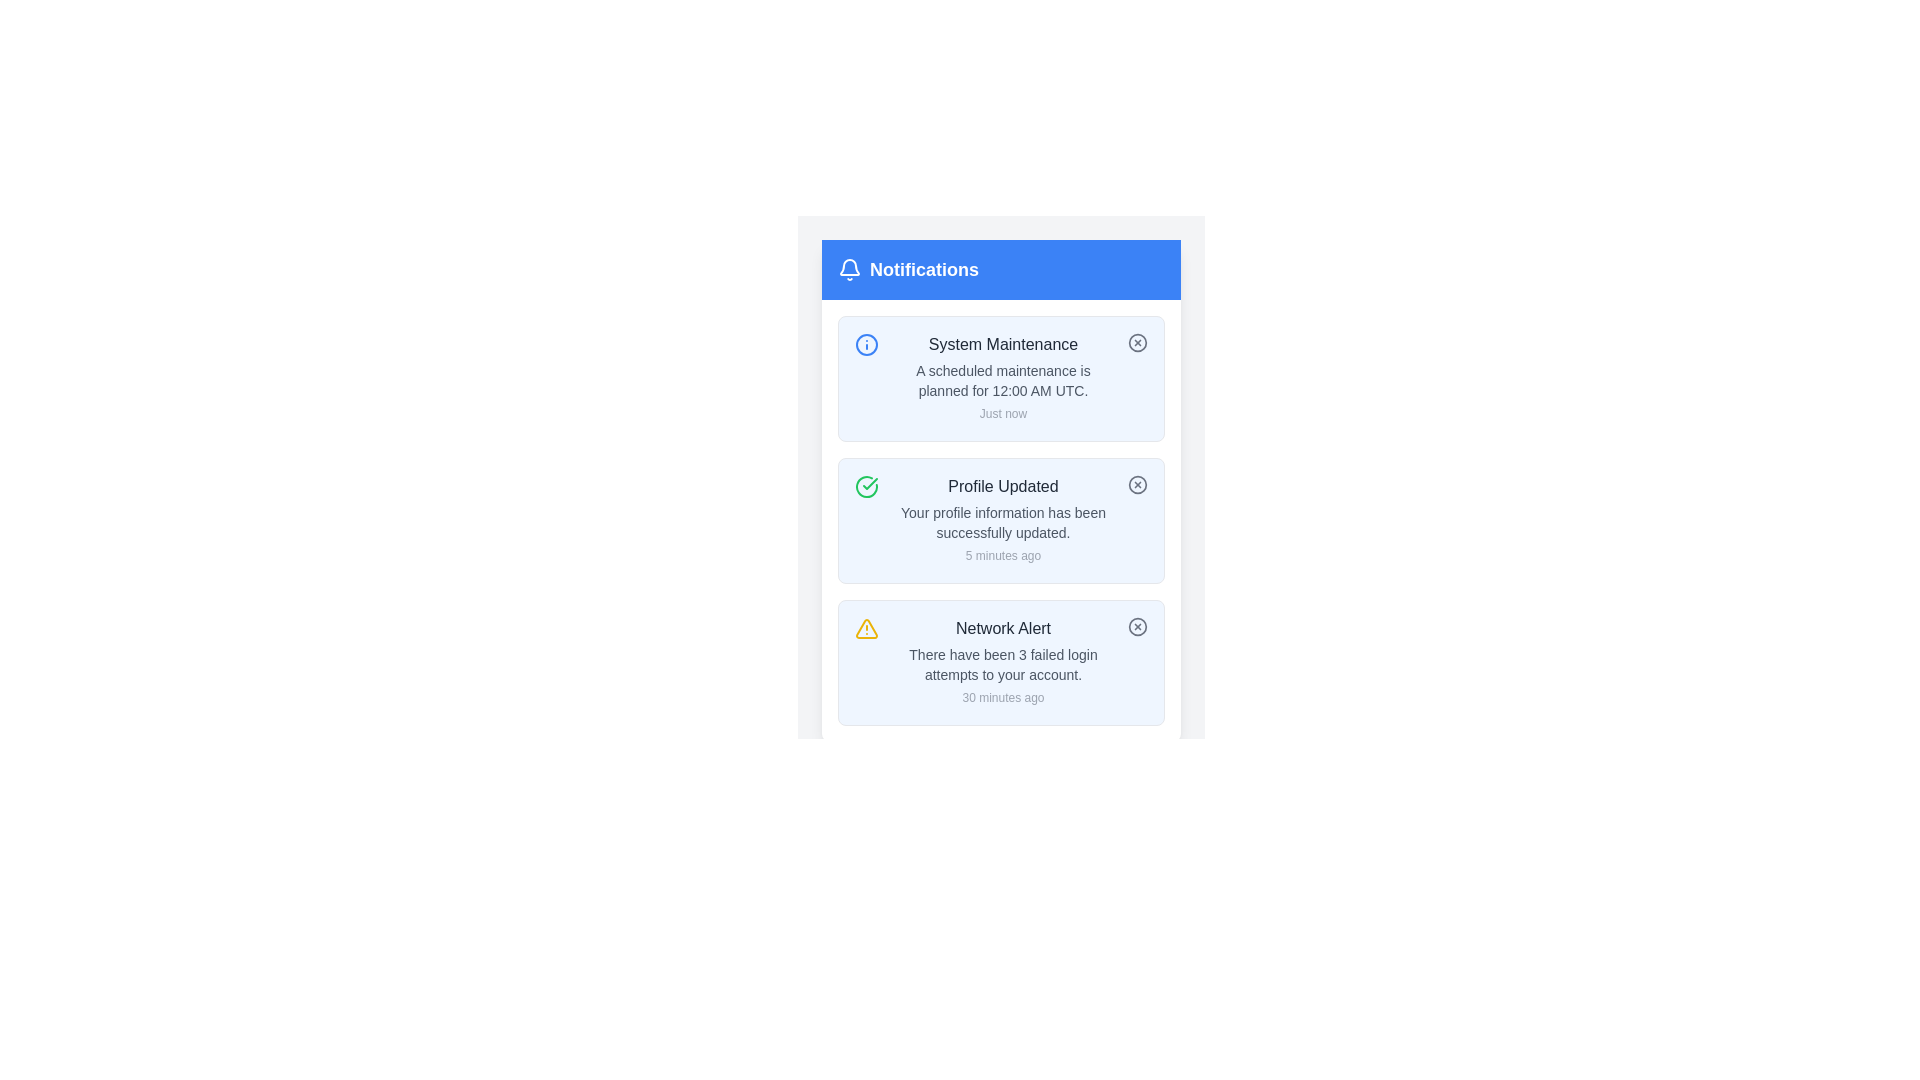  I want to click on text of the notification header, which includes a bell icon and the bold white text 'Notifications' on a blue background, so click(907, 270).